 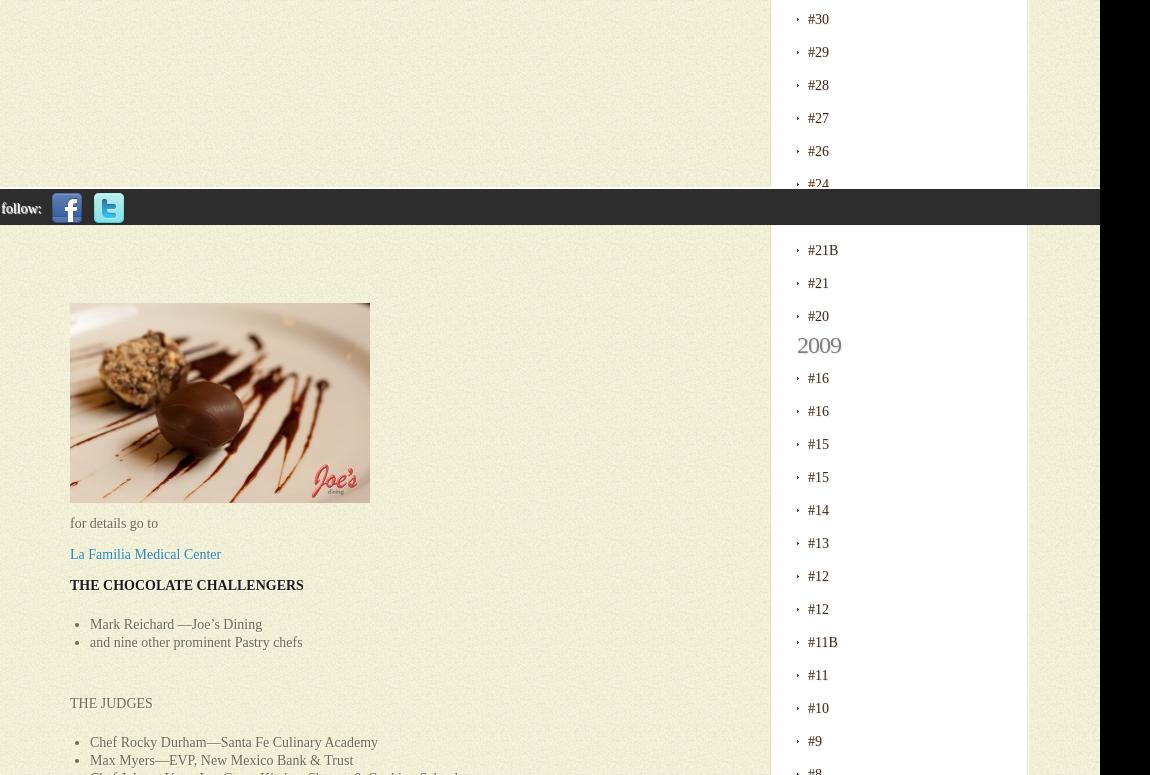 I want to click on 'Chef Rocky Durham—Santa Fe Culinary Academy', so click(x=89, y=741).